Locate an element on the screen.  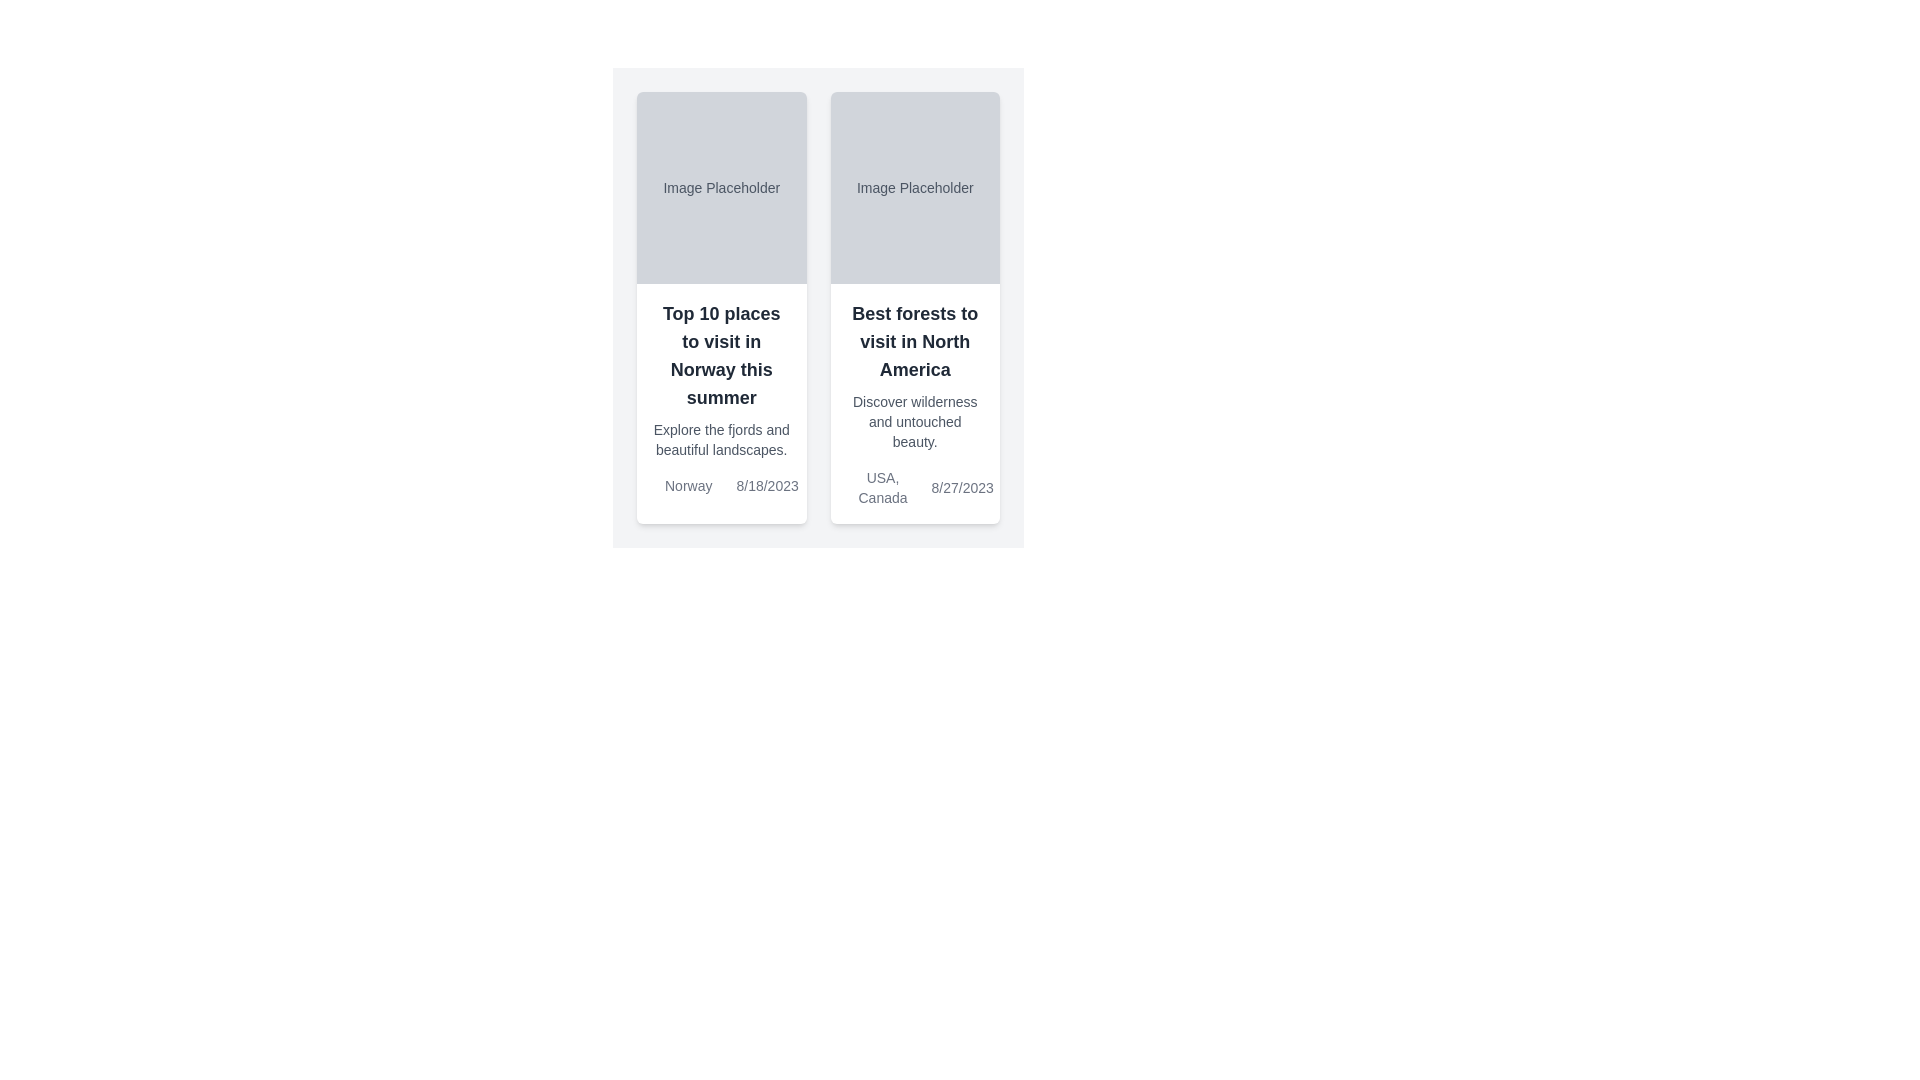
the static text label displaying 'Image Placeholder' located in the upper gray area of the second card is located at coordinates (914, 188).